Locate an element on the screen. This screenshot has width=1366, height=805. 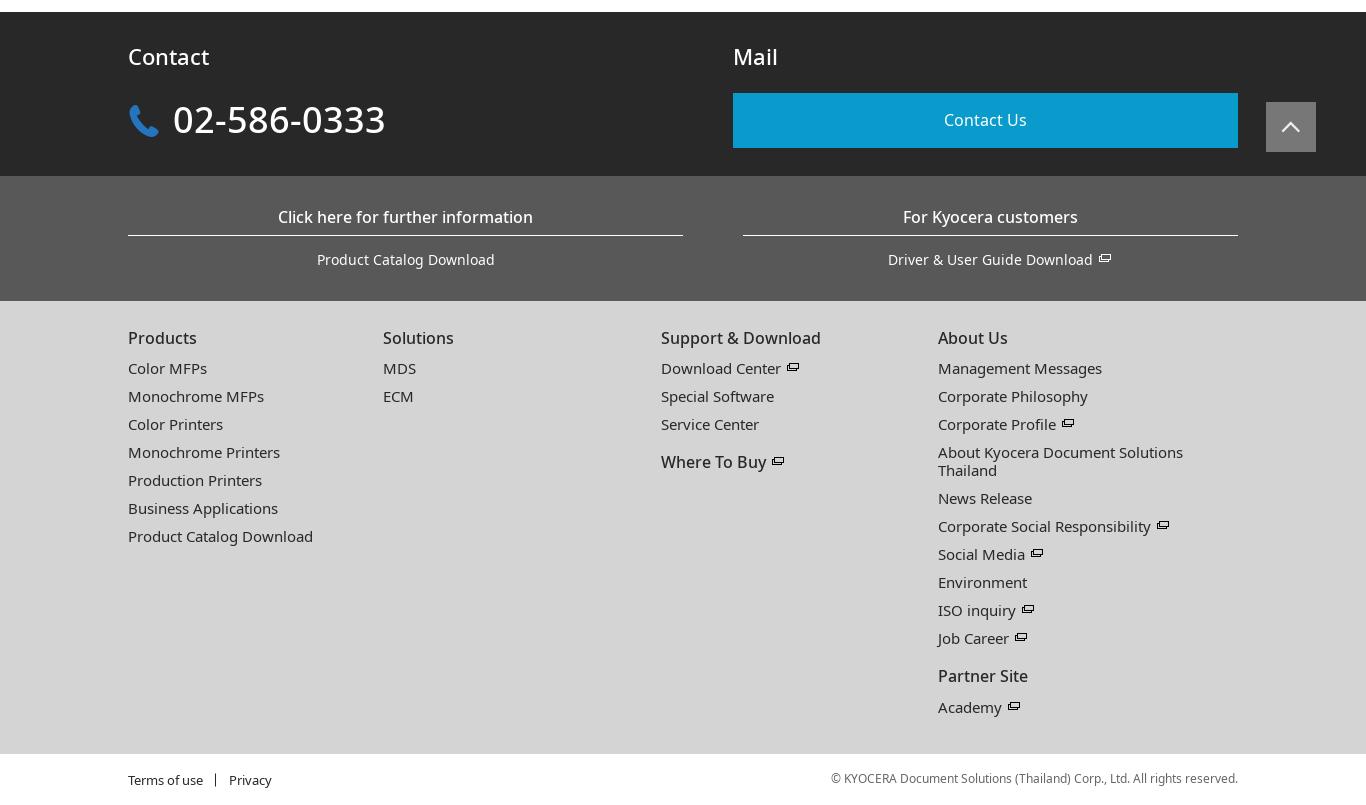
'Business Applications' is located at coordinates (201, 508).